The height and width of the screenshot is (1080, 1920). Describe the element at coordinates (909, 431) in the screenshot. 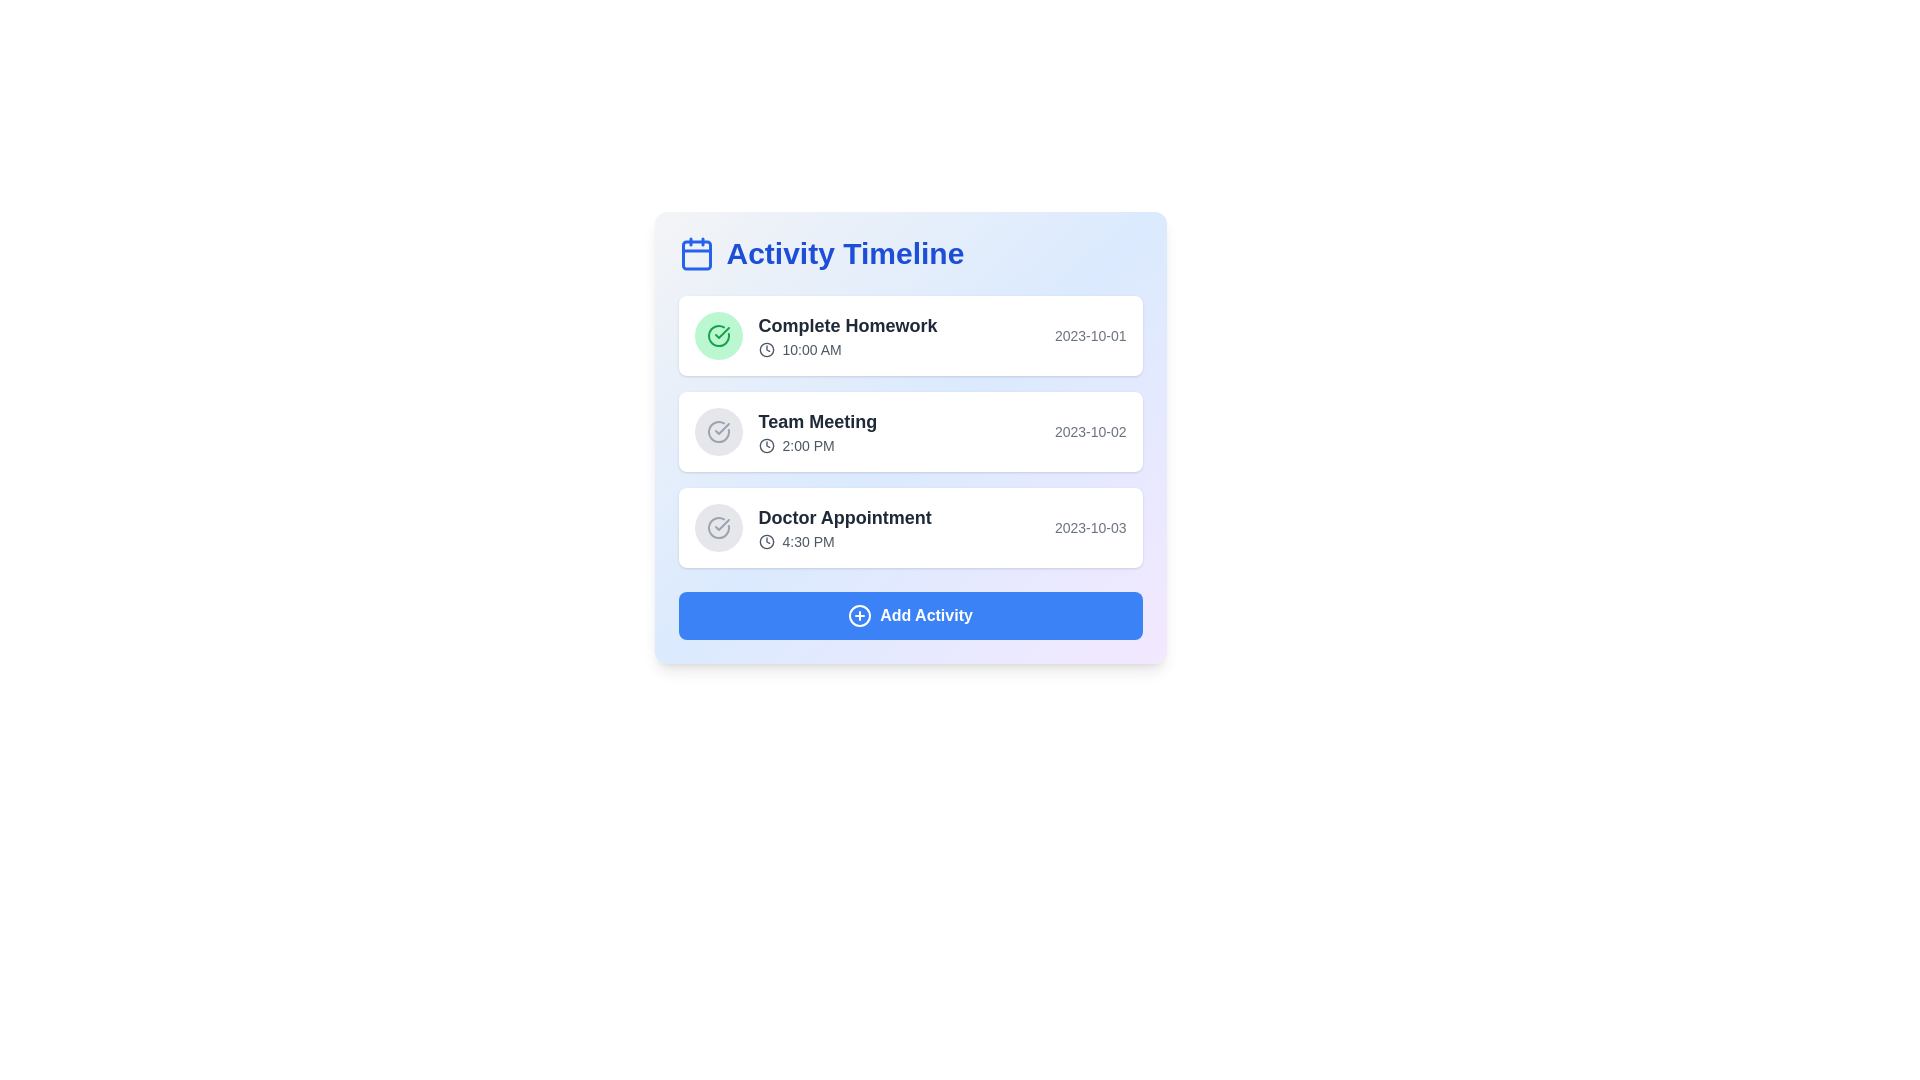

I see `the activity item corresponding to Team Meeting` at that location.